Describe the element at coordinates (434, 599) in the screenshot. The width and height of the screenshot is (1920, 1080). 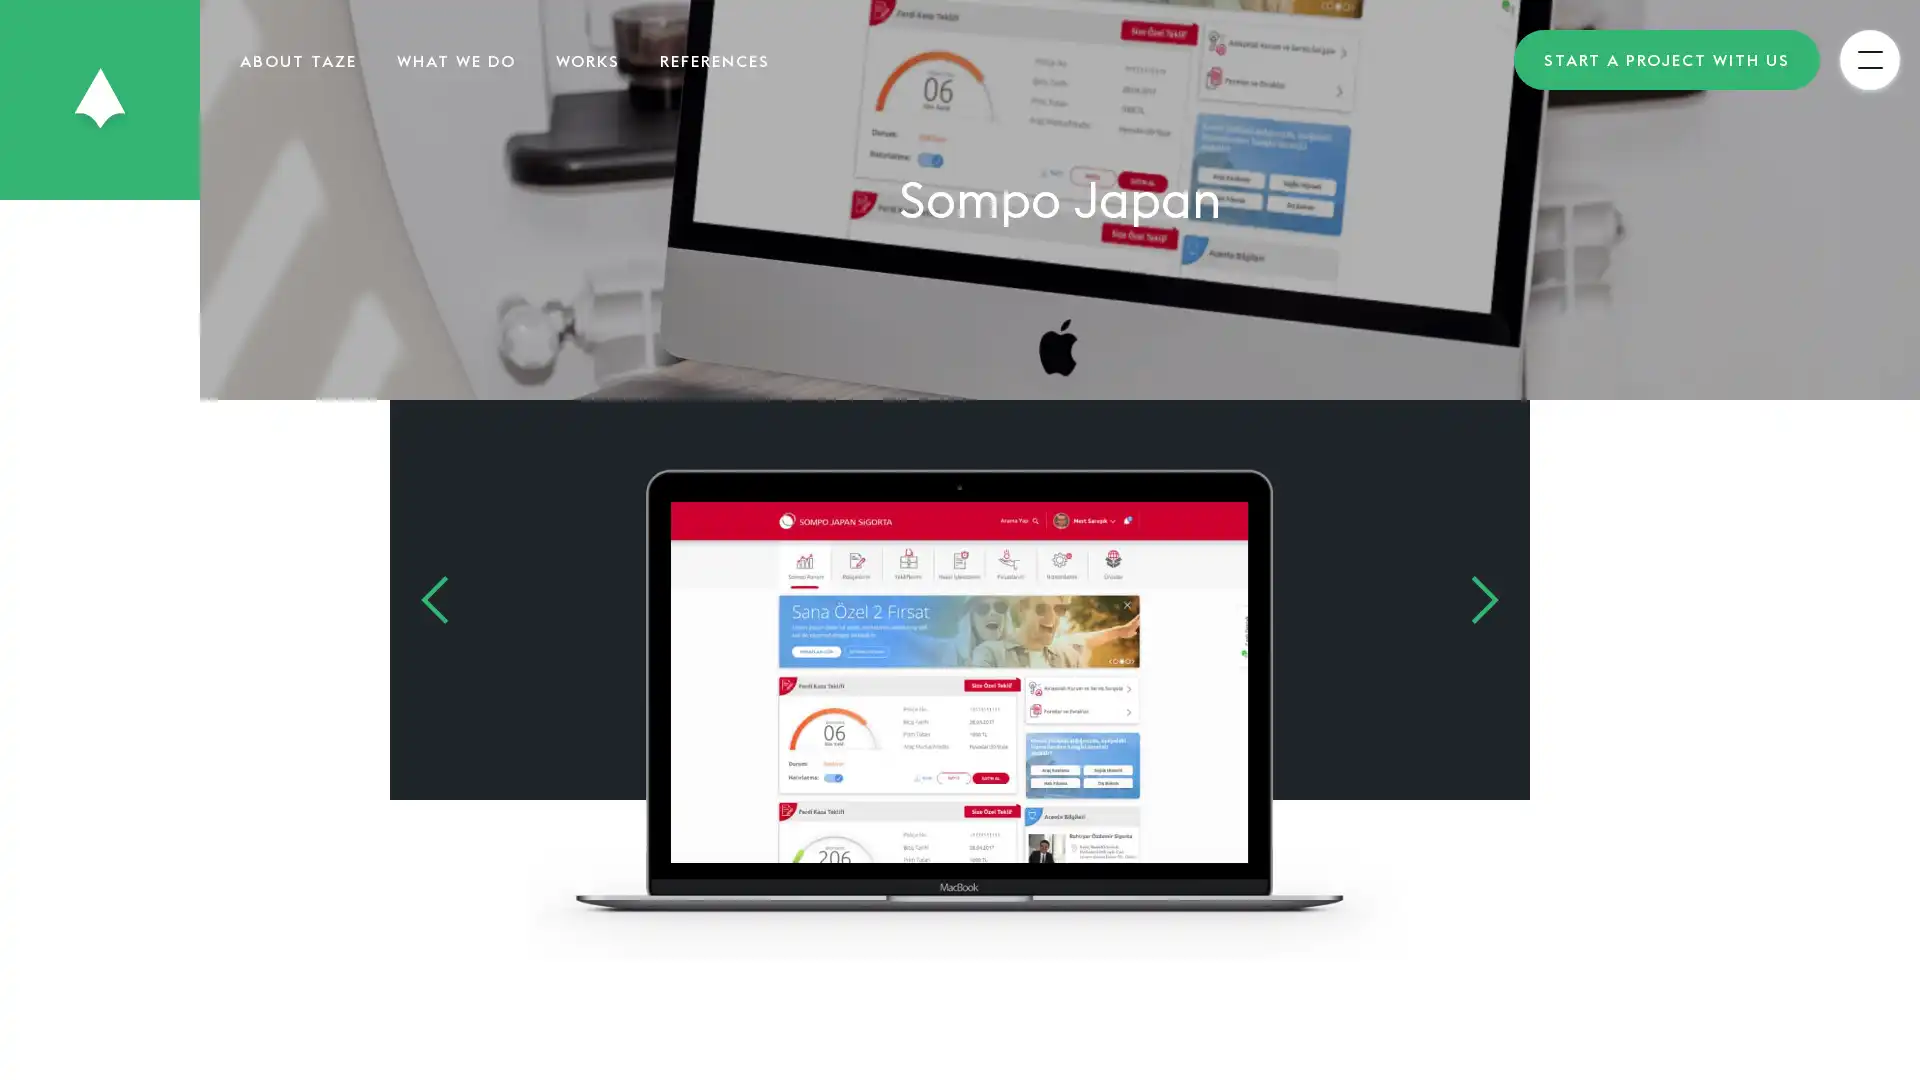
I see `Previous` at that location.